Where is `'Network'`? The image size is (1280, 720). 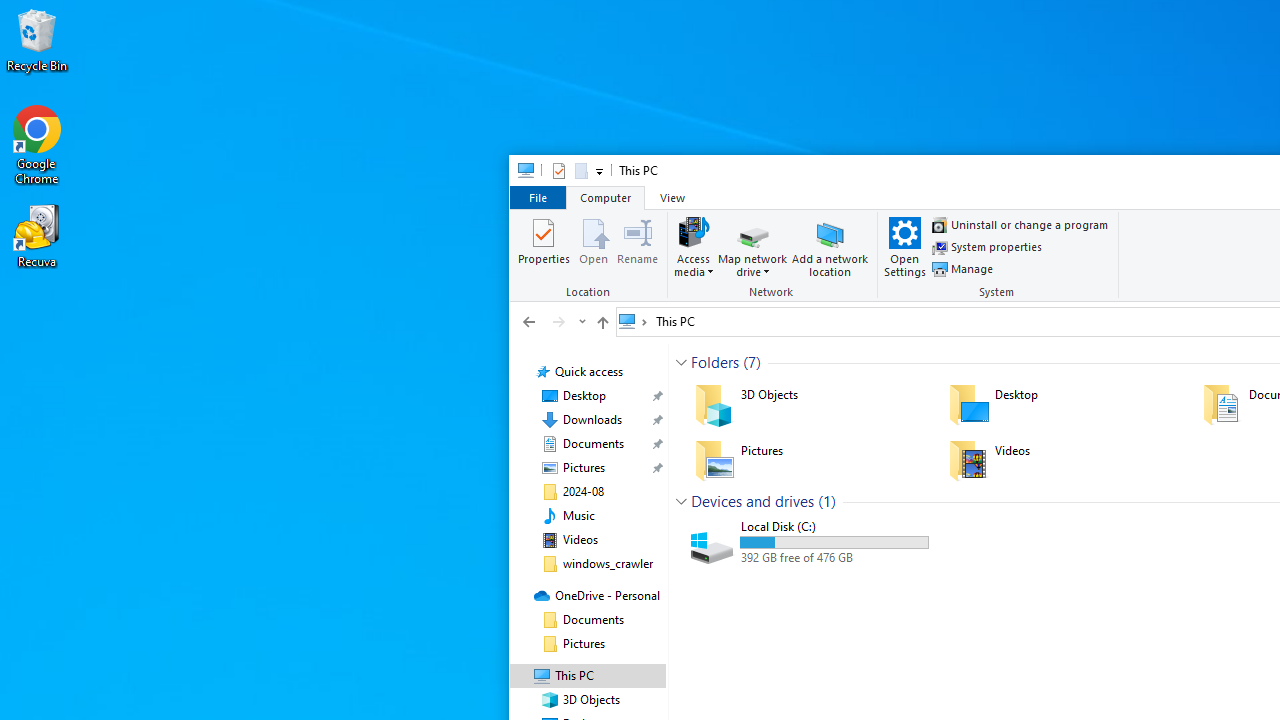 'Network' is located at coordinates (772, 255).